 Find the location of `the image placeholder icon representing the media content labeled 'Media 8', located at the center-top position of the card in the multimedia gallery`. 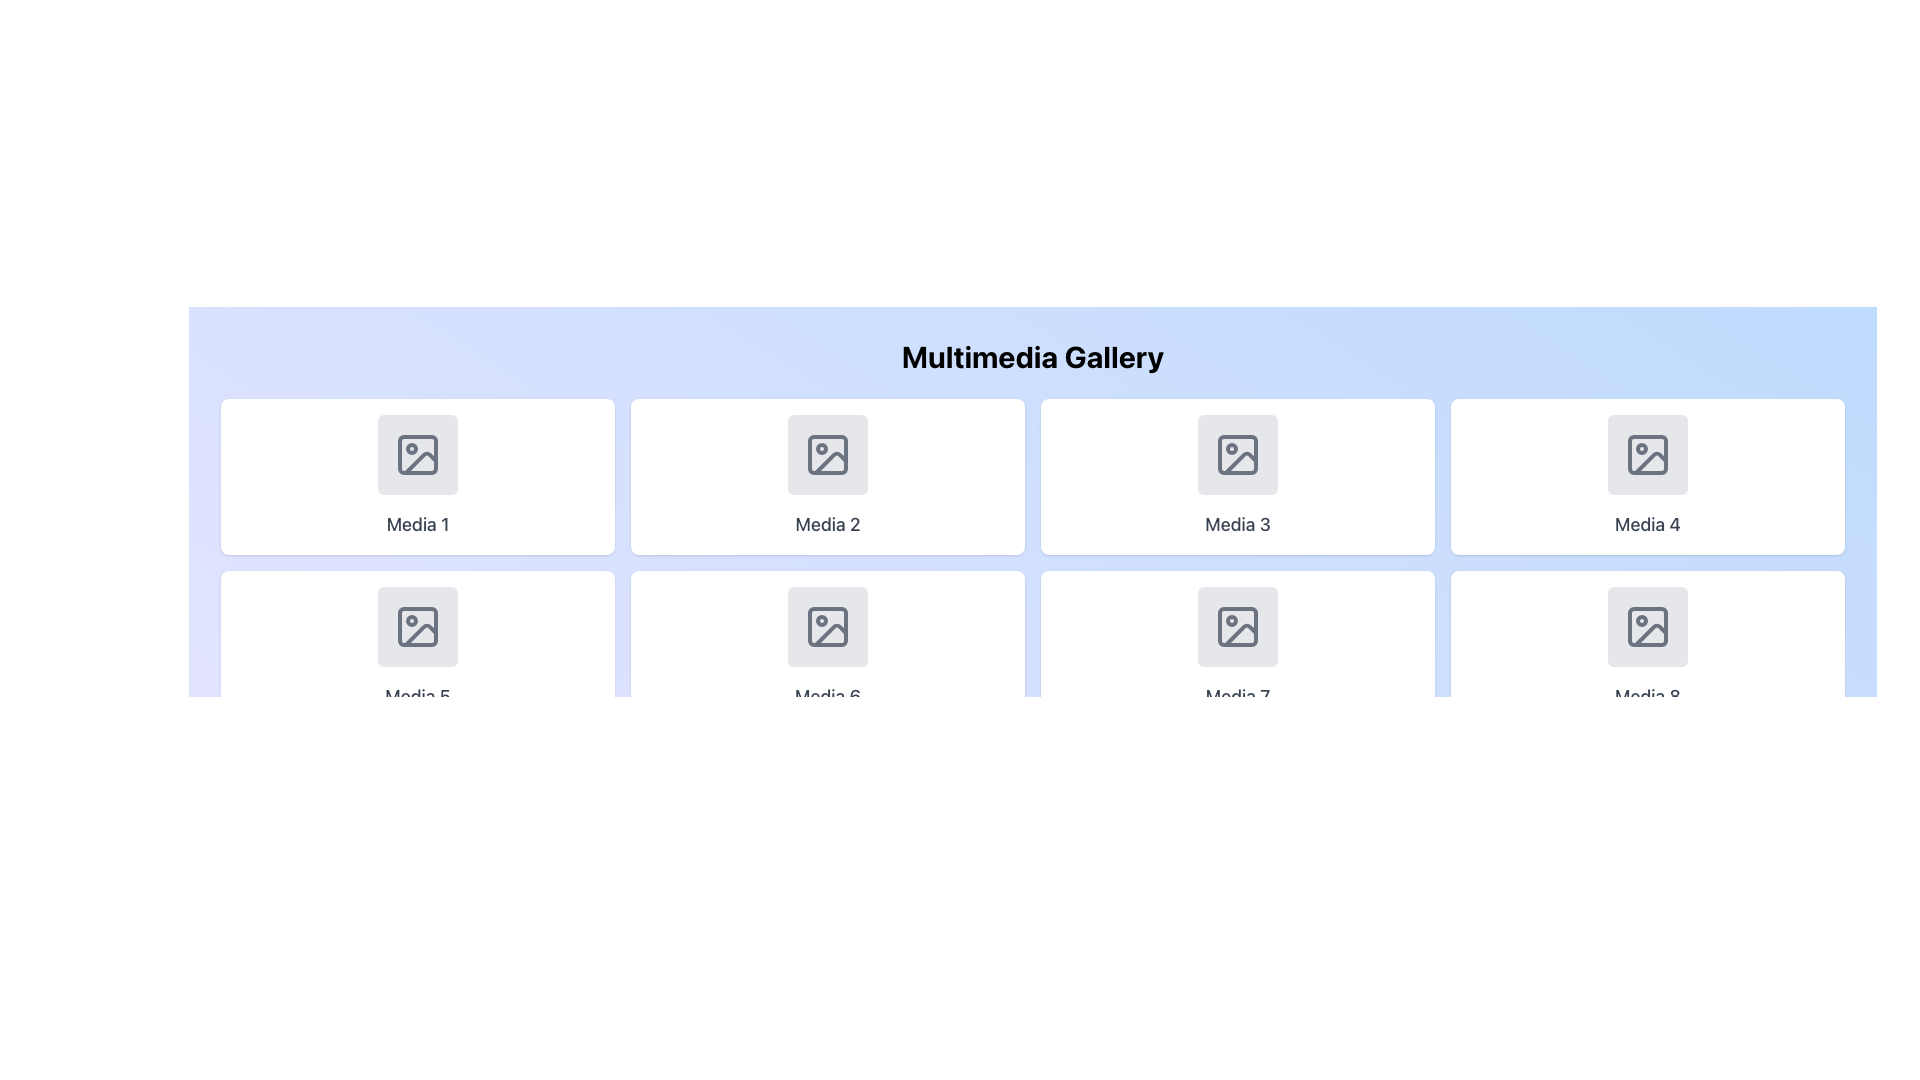

the image placeholder icon representing the media content labeled 'Media 8', located at the center-top position of the card in the multimedia gallery is located at coordinates (1647, 626).